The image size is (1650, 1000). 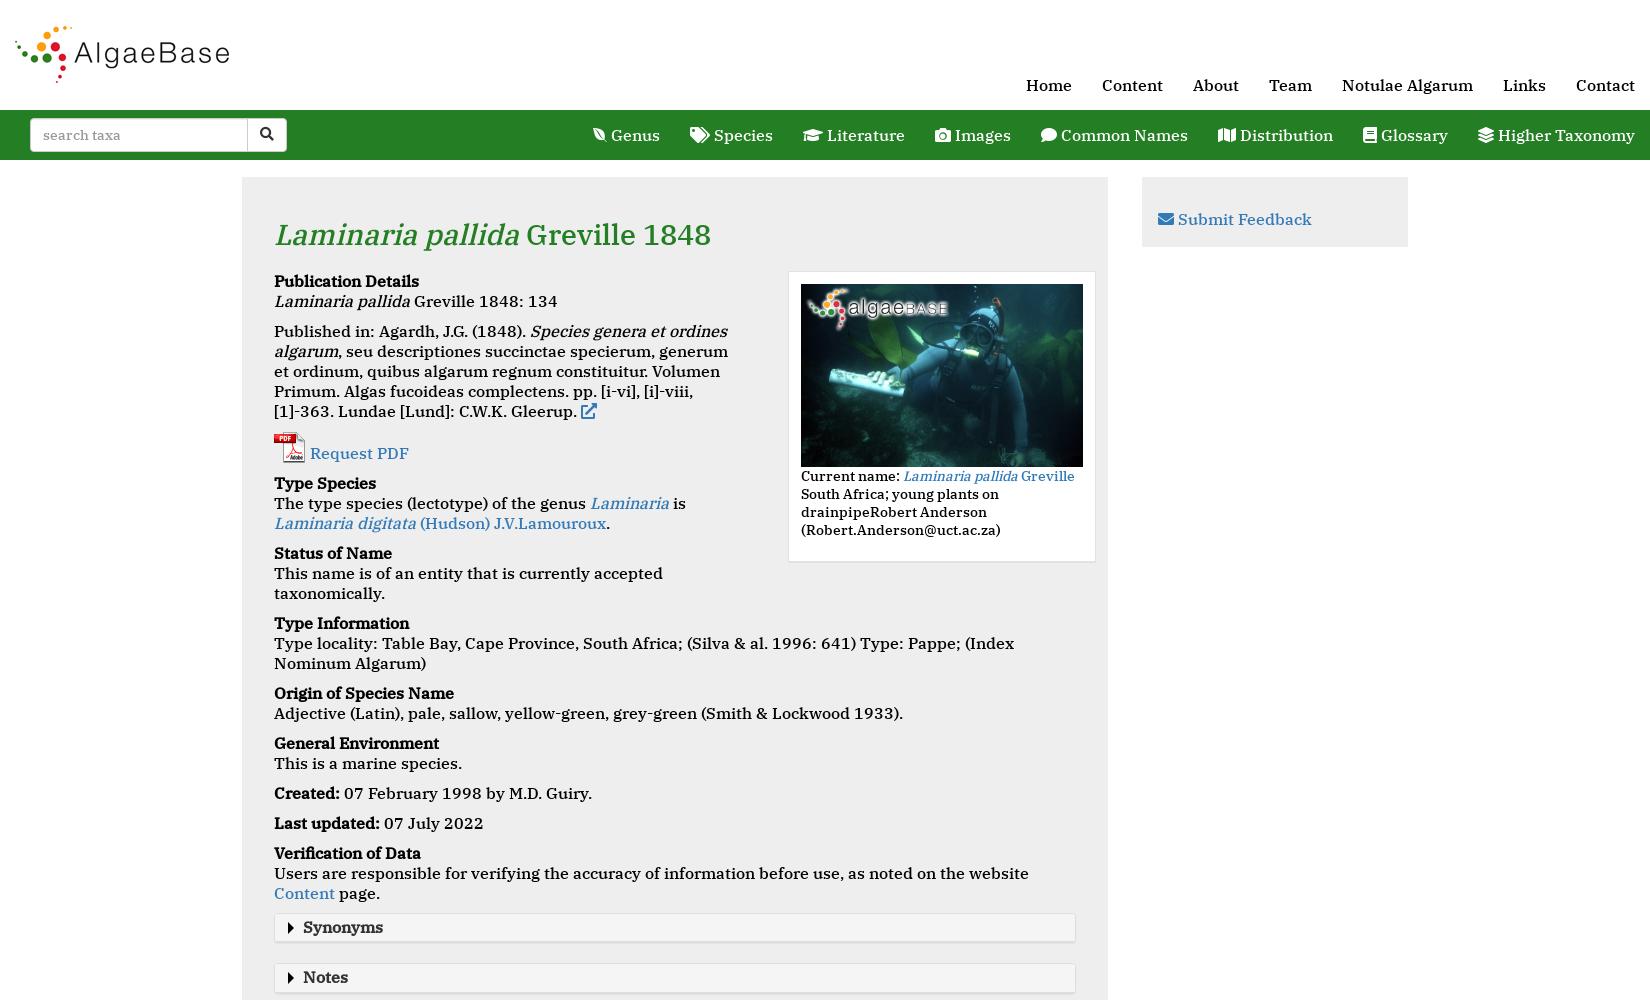 What do you see at coordinates (341, 621) in the screenshot?
I see `'Type Information'` at bounding box center [341, 621].